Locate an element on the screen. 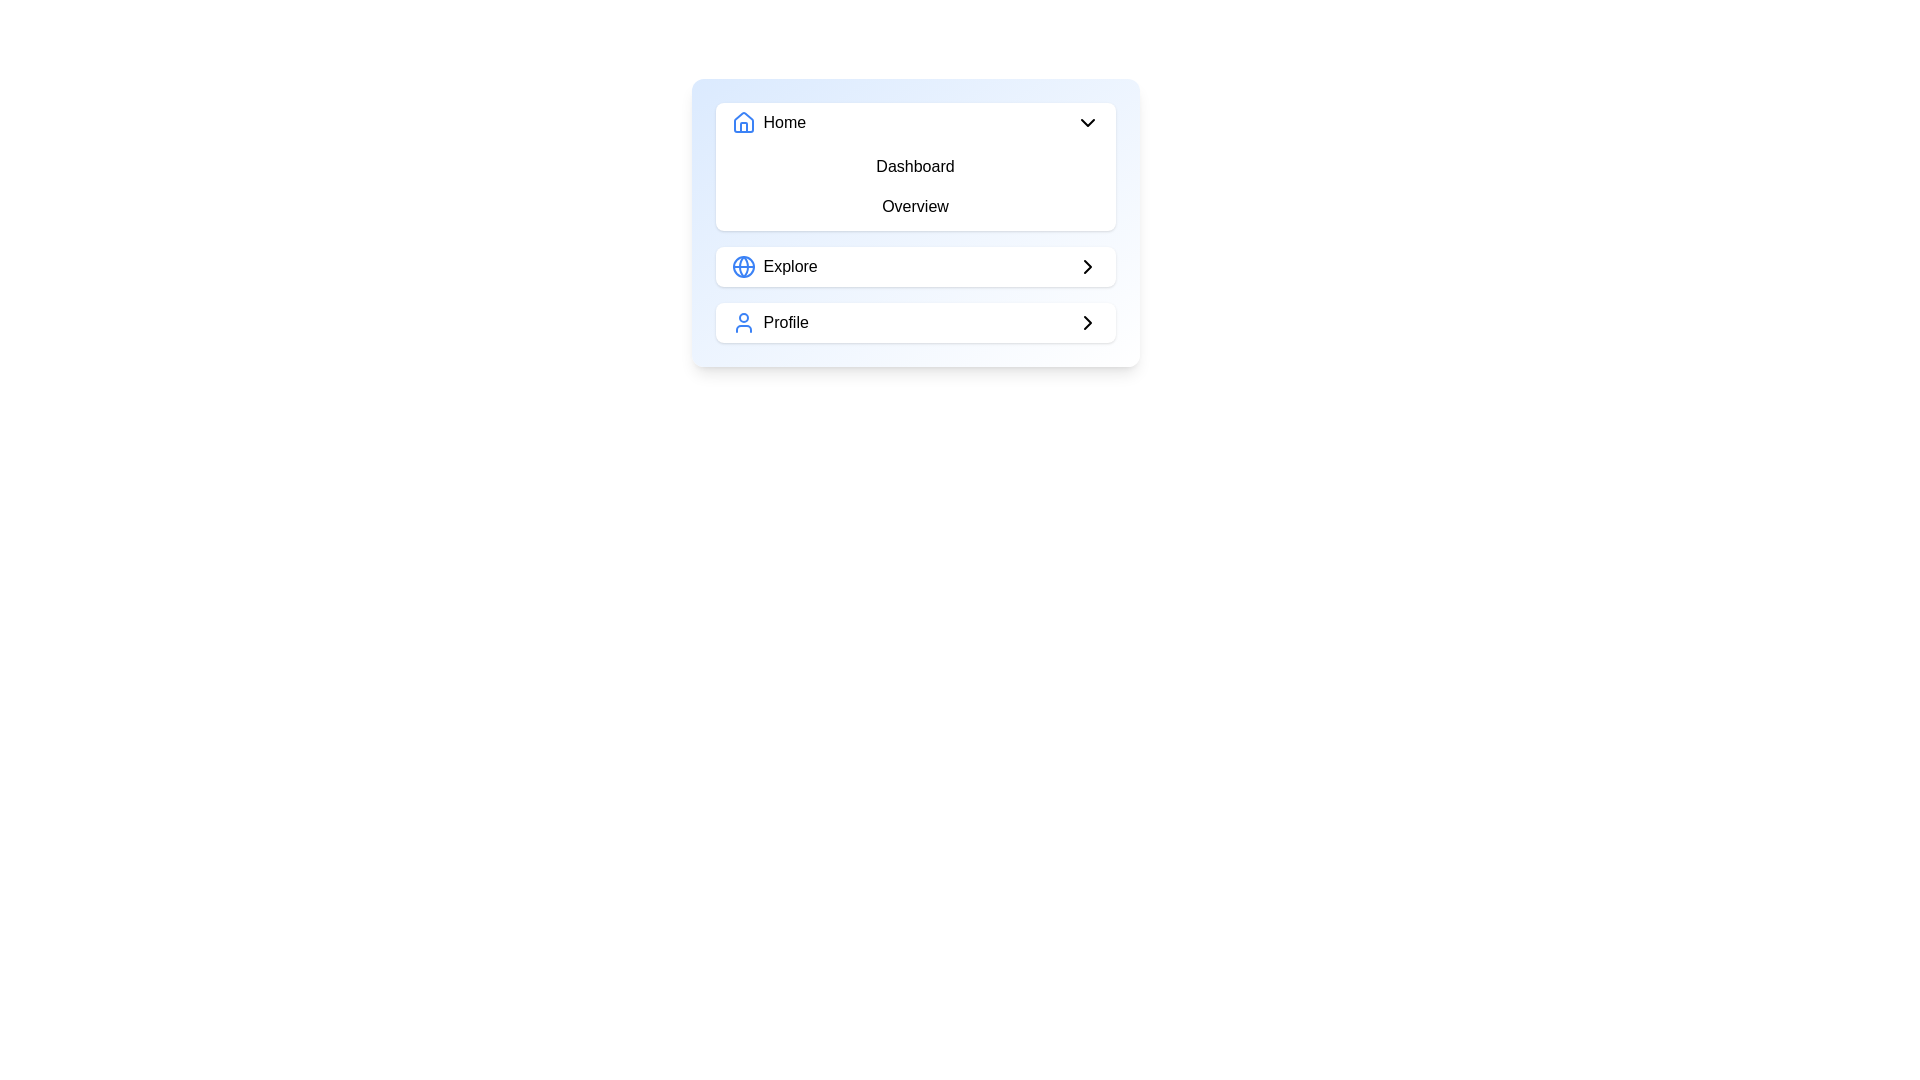 Image resolution: width=1920 pixels, height=1080 pixels. the user profile icon, which is a blue circular head and shoulders line drawing located next to the 'Profile' label in the vertical navigation list is located at coordinates (742, 322).